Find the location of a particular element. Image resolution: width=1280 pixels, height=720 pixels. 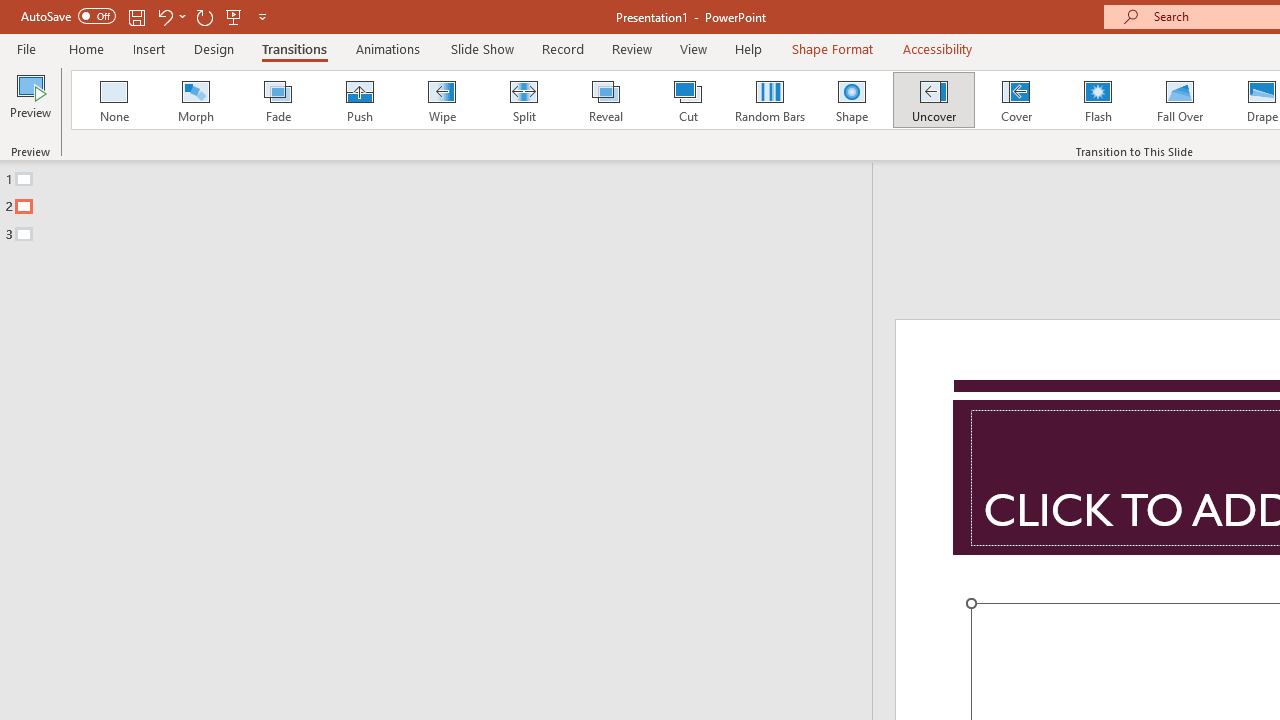

'Wipe' is located at coordinates (440, 100).